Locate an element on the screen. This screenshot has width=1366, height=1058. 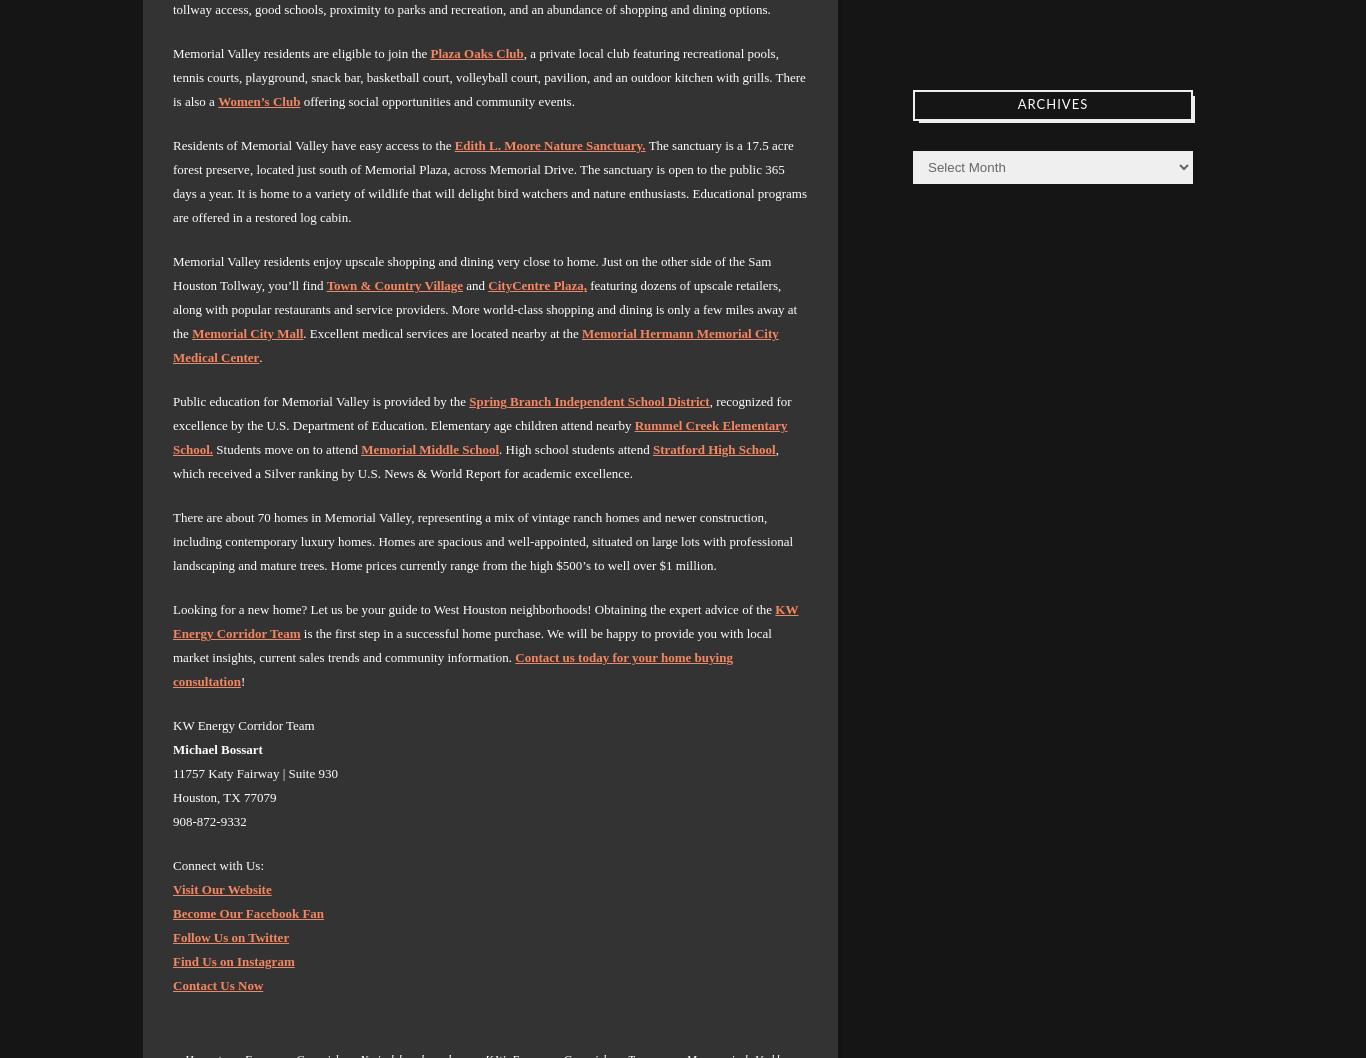
'Michael Bossart' is located at coordinates (216, 749).